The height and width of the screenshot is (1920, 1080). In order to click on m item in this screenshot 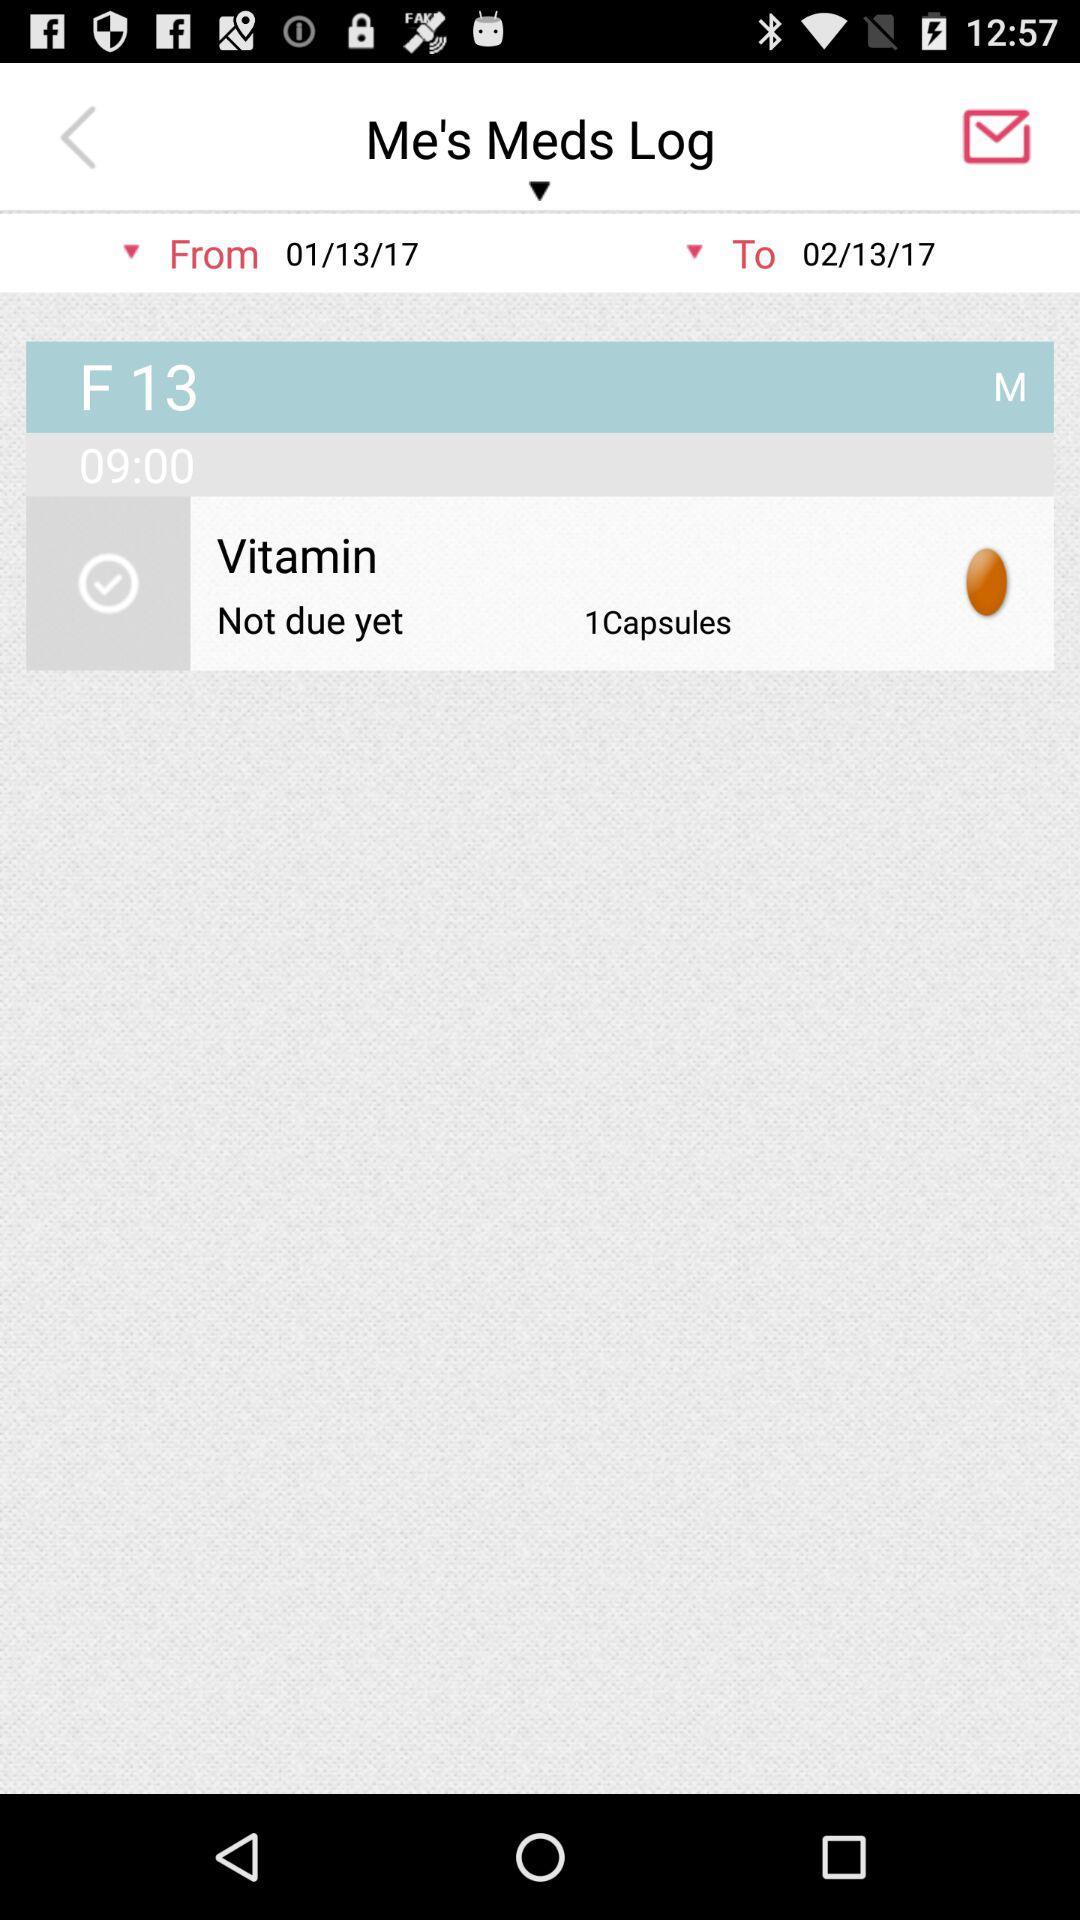, I will do `click(1010, 378)`.